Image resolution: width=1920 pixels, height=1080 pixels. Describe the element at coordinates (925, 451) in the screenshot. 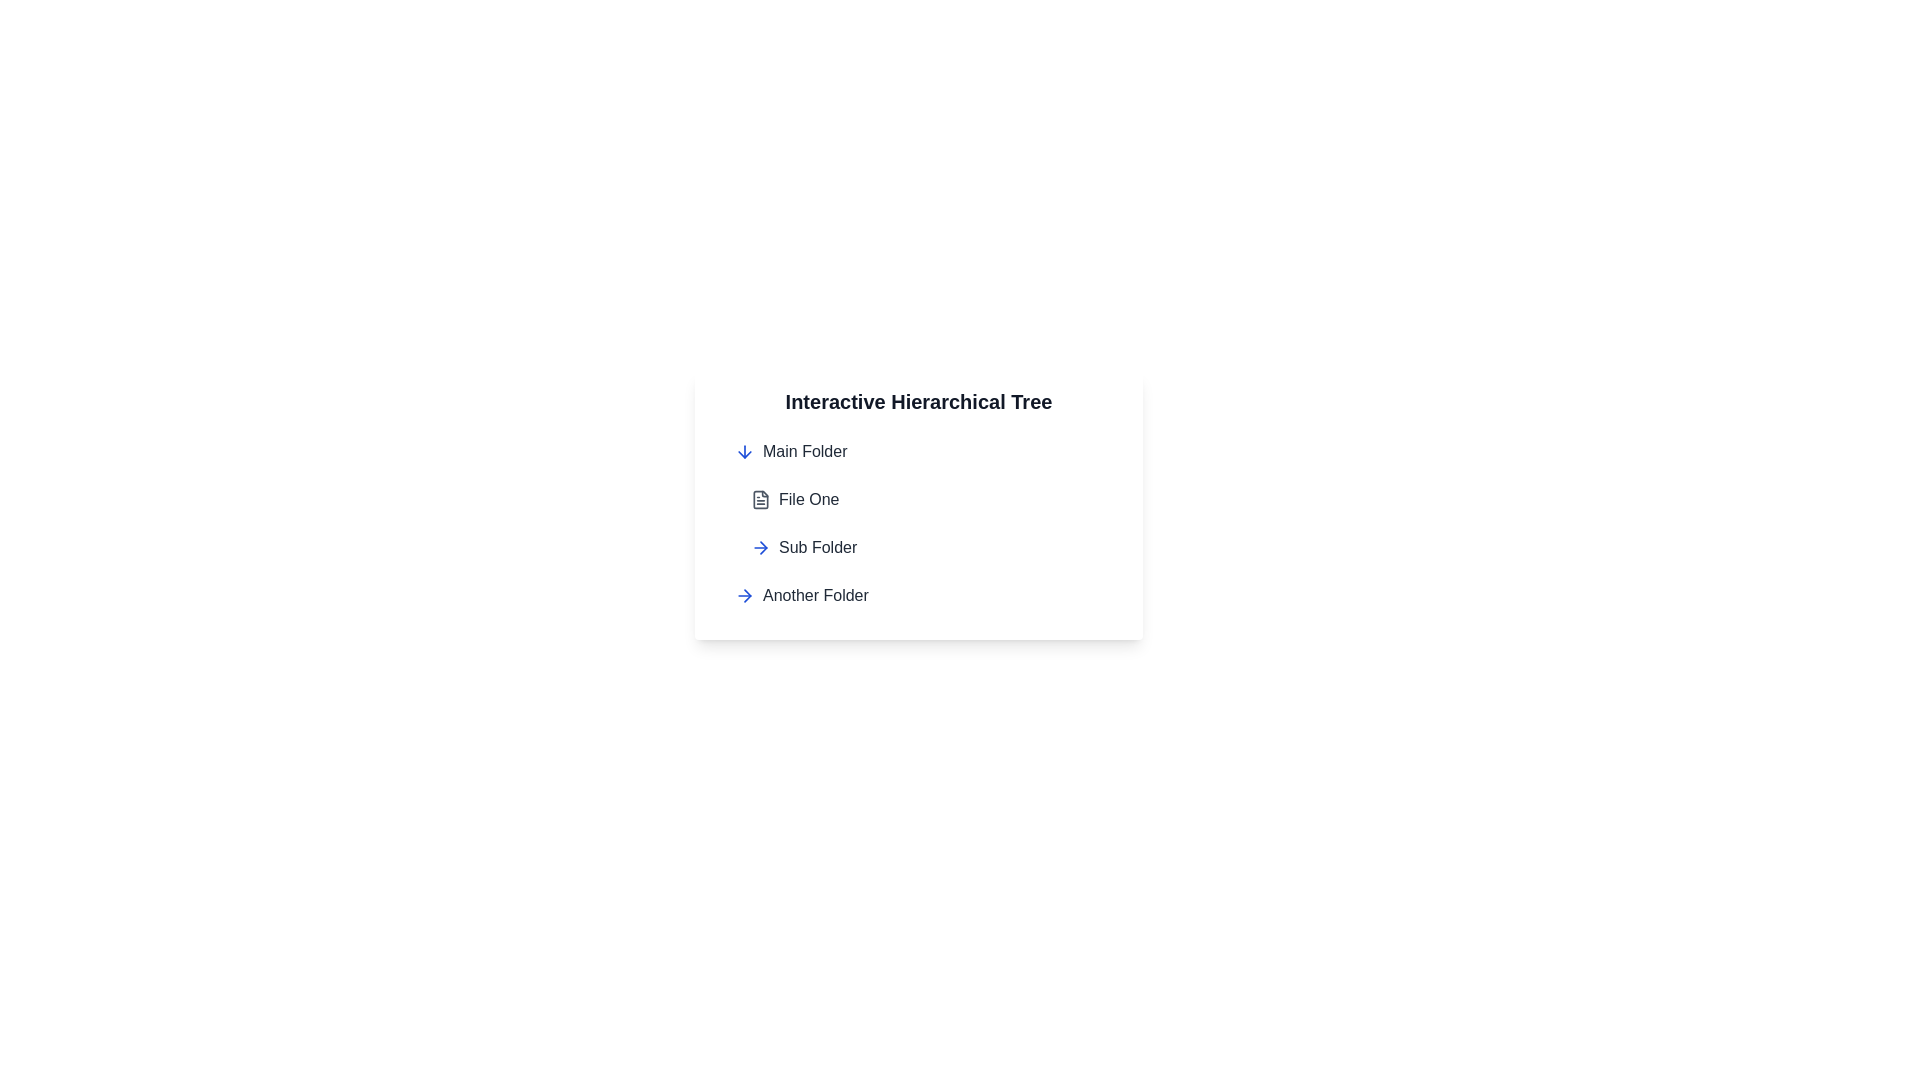

I see `the Collapsible Tree Node labeled 'Main Folder', which features a downward pointing blue arrow and changes to teal on hover` at that location.